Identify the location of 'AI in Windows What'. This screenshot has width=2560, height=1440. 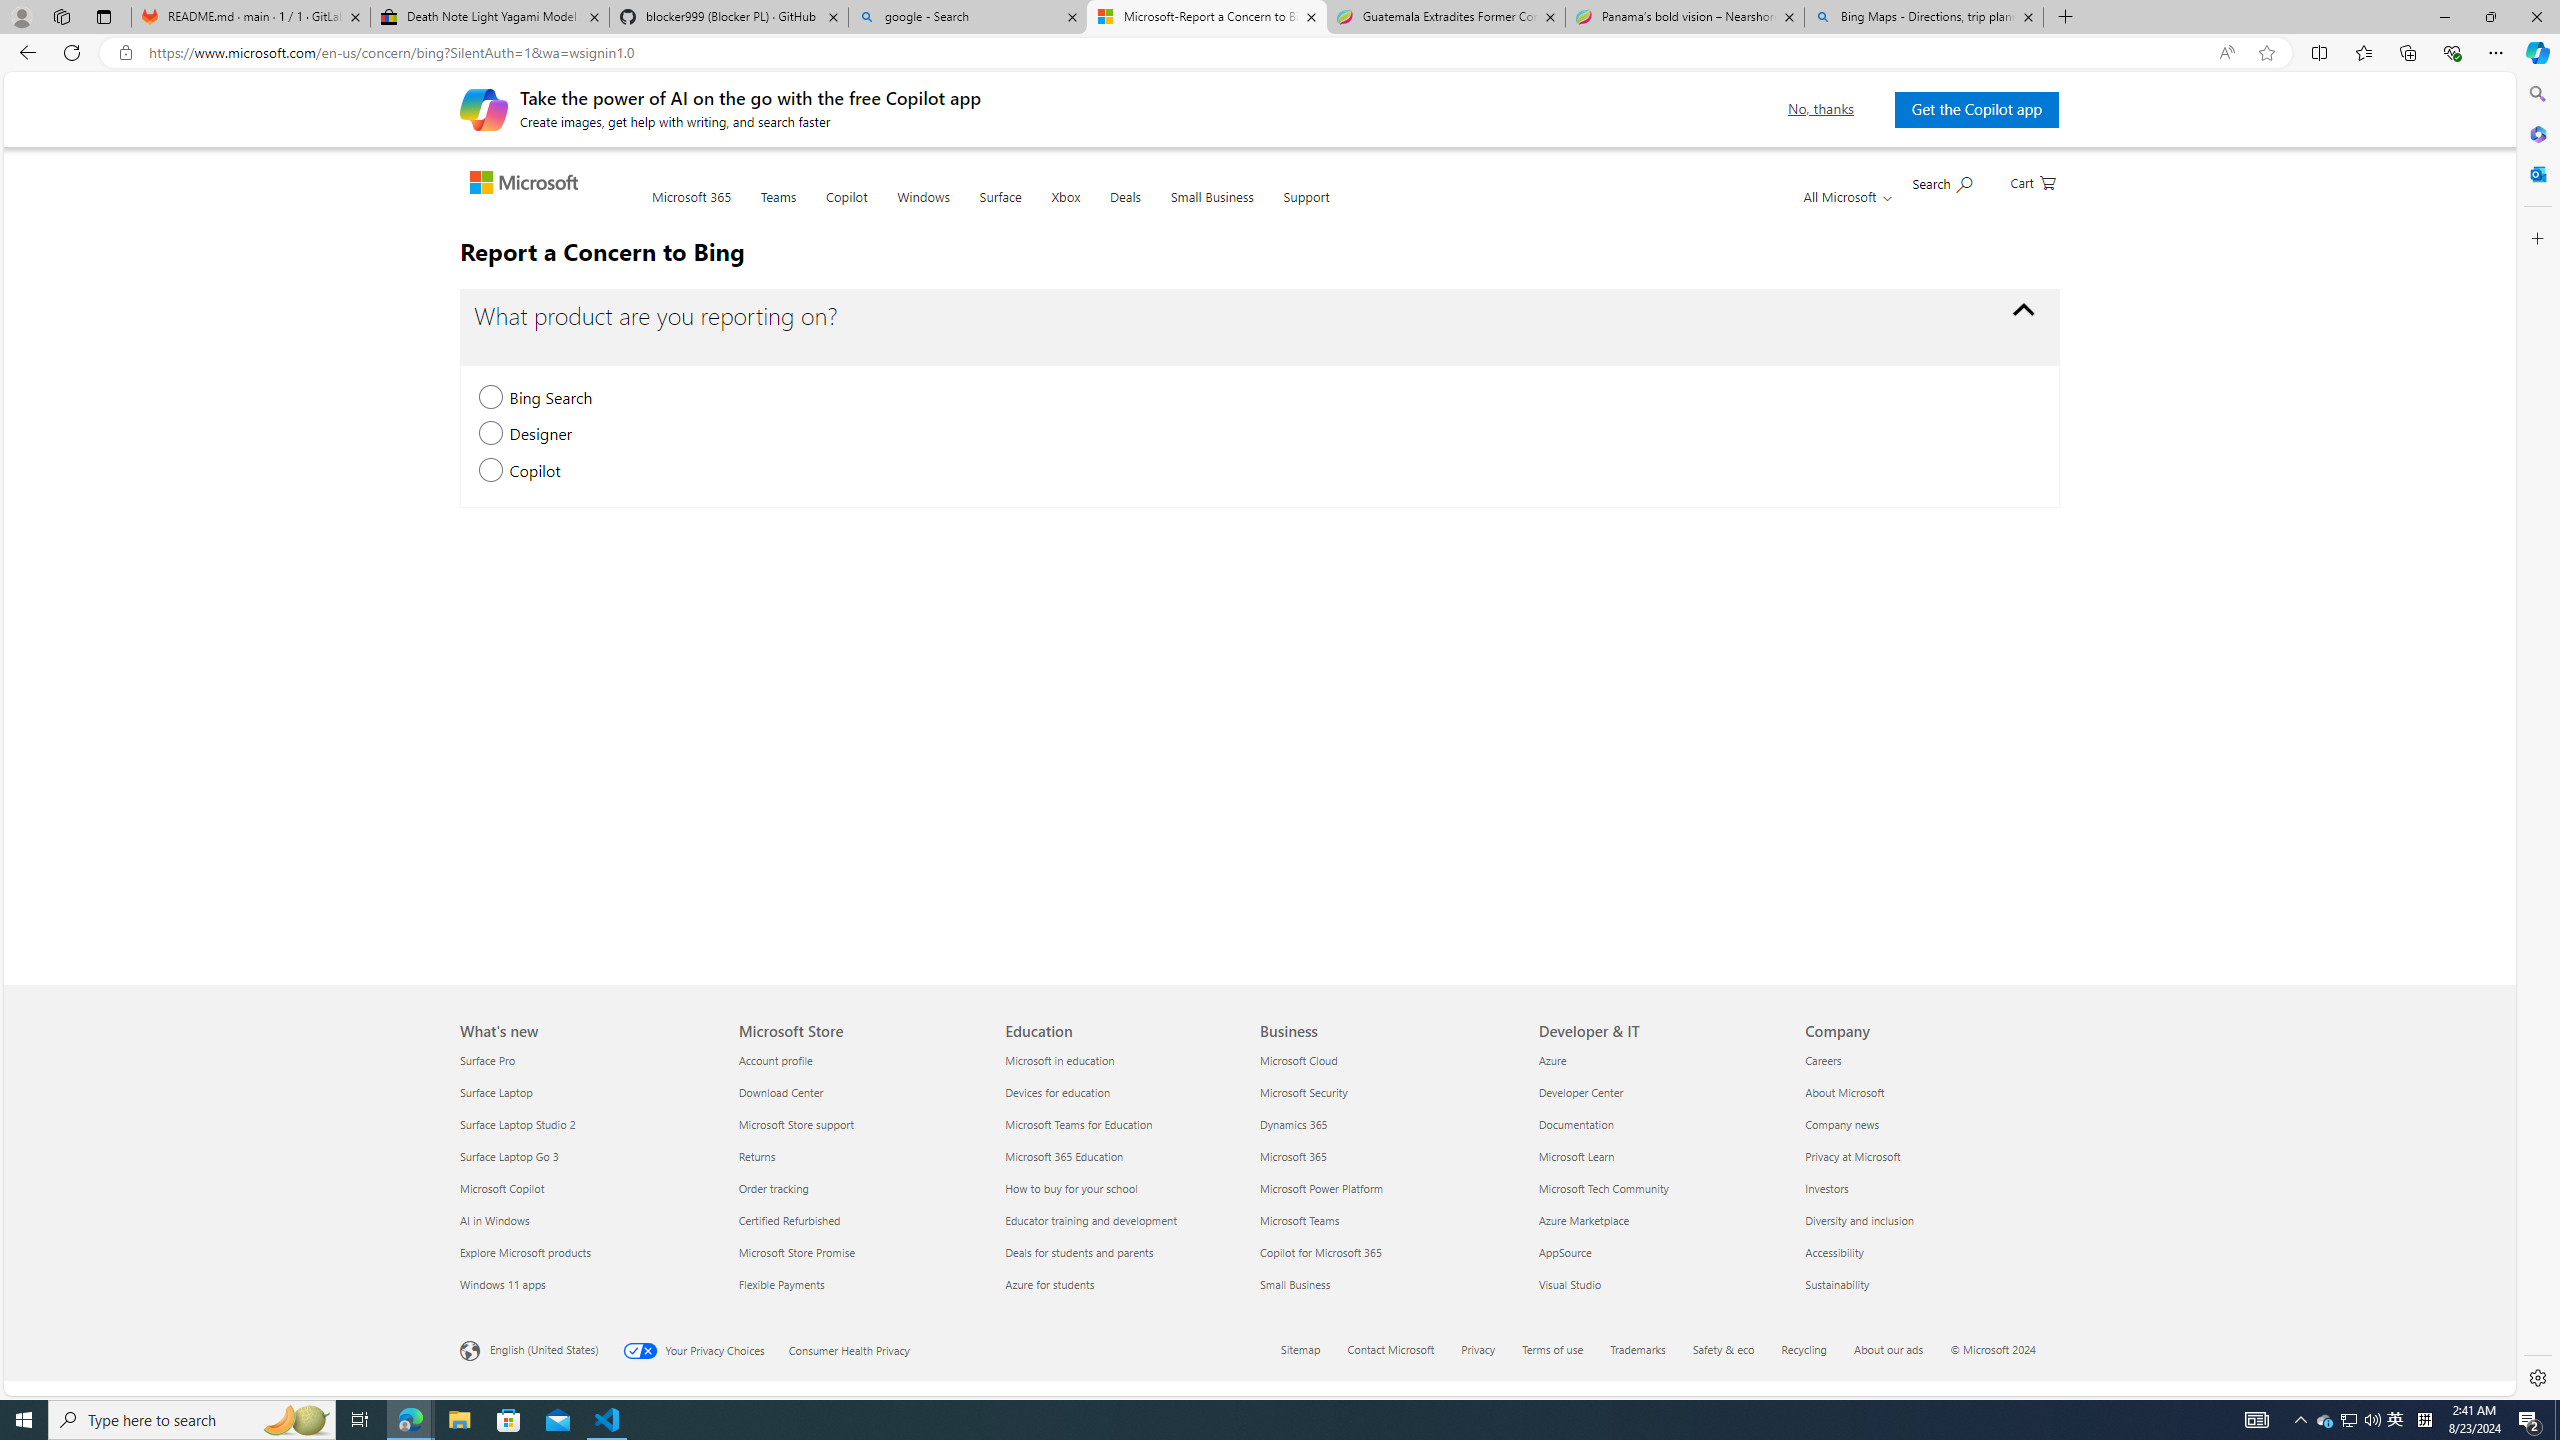
(494, 1219).